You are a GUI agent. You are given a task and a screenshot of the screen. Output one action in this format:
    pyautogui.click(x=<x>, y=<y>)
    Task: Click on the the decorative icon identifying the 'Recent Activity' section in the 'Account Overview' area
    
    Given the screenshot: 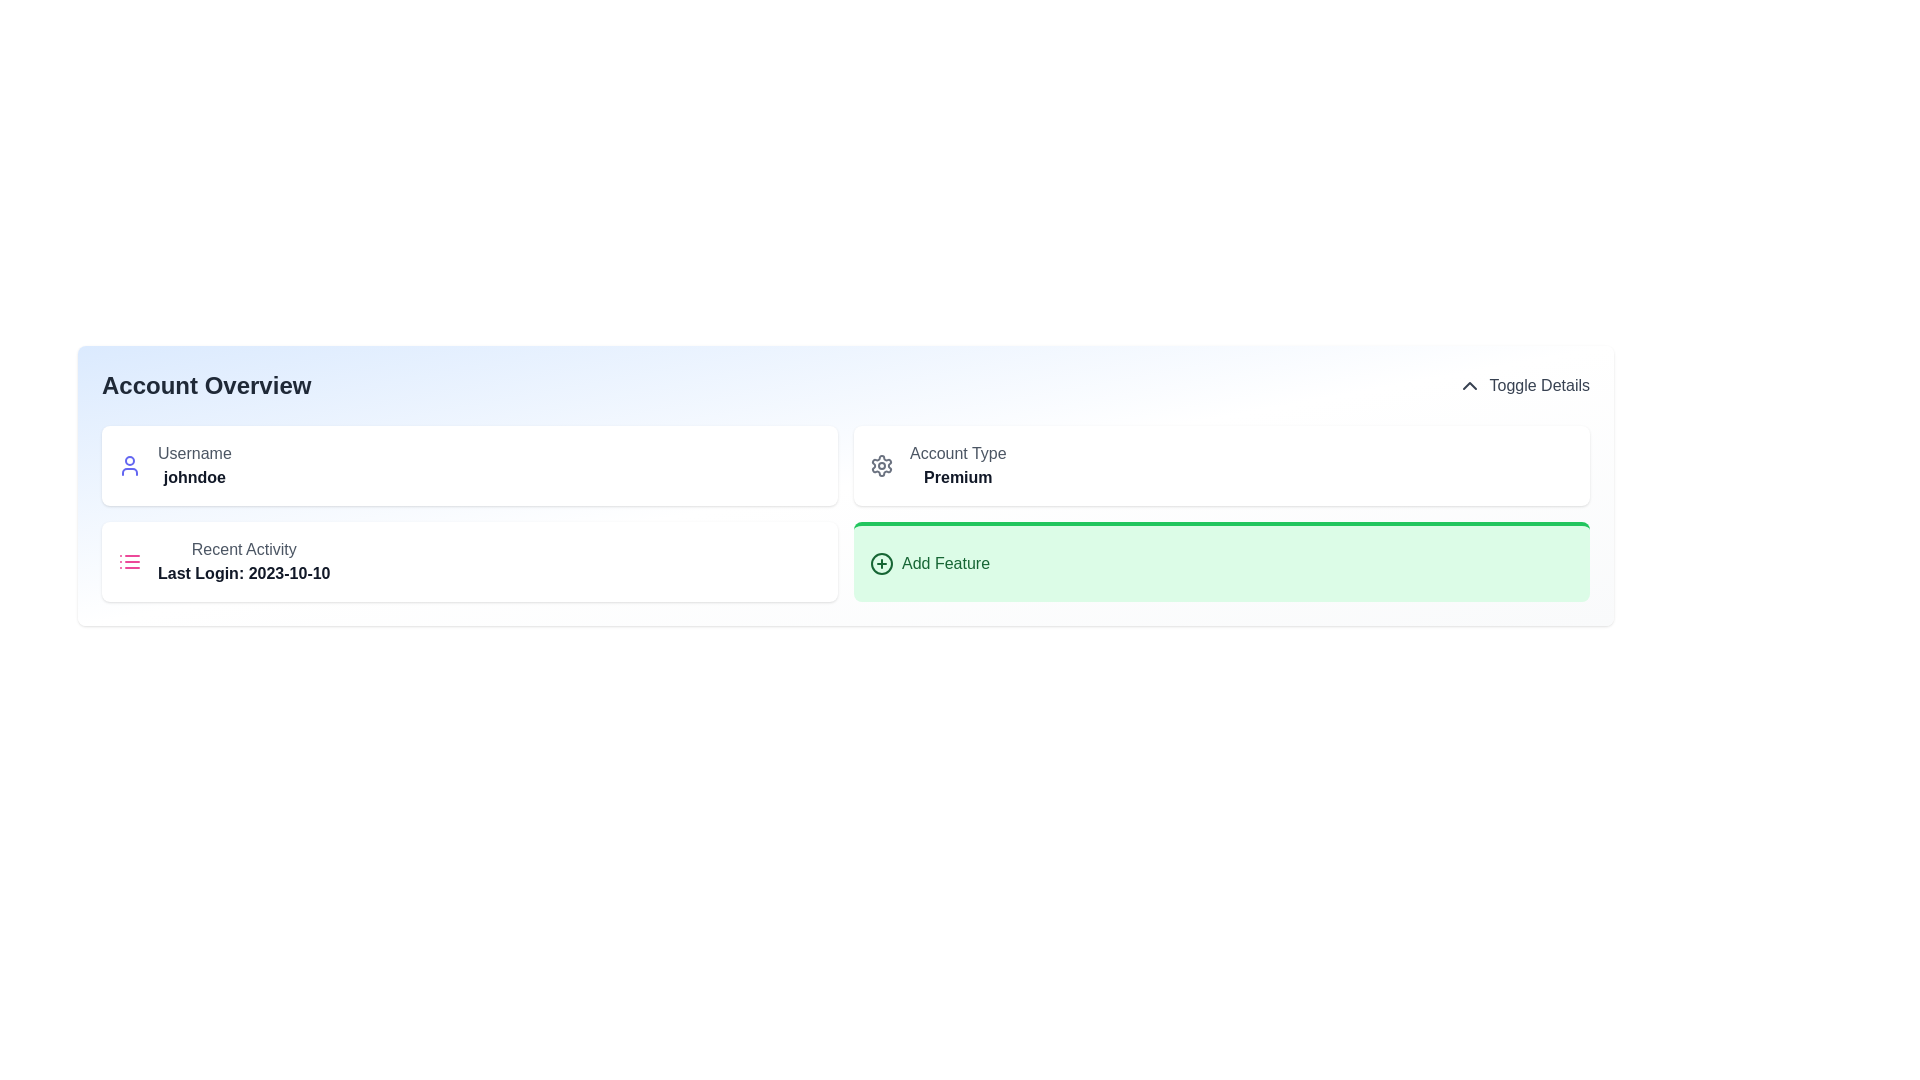 What is the action you would take?
    pyautogui.click(x=128, y=562)
    